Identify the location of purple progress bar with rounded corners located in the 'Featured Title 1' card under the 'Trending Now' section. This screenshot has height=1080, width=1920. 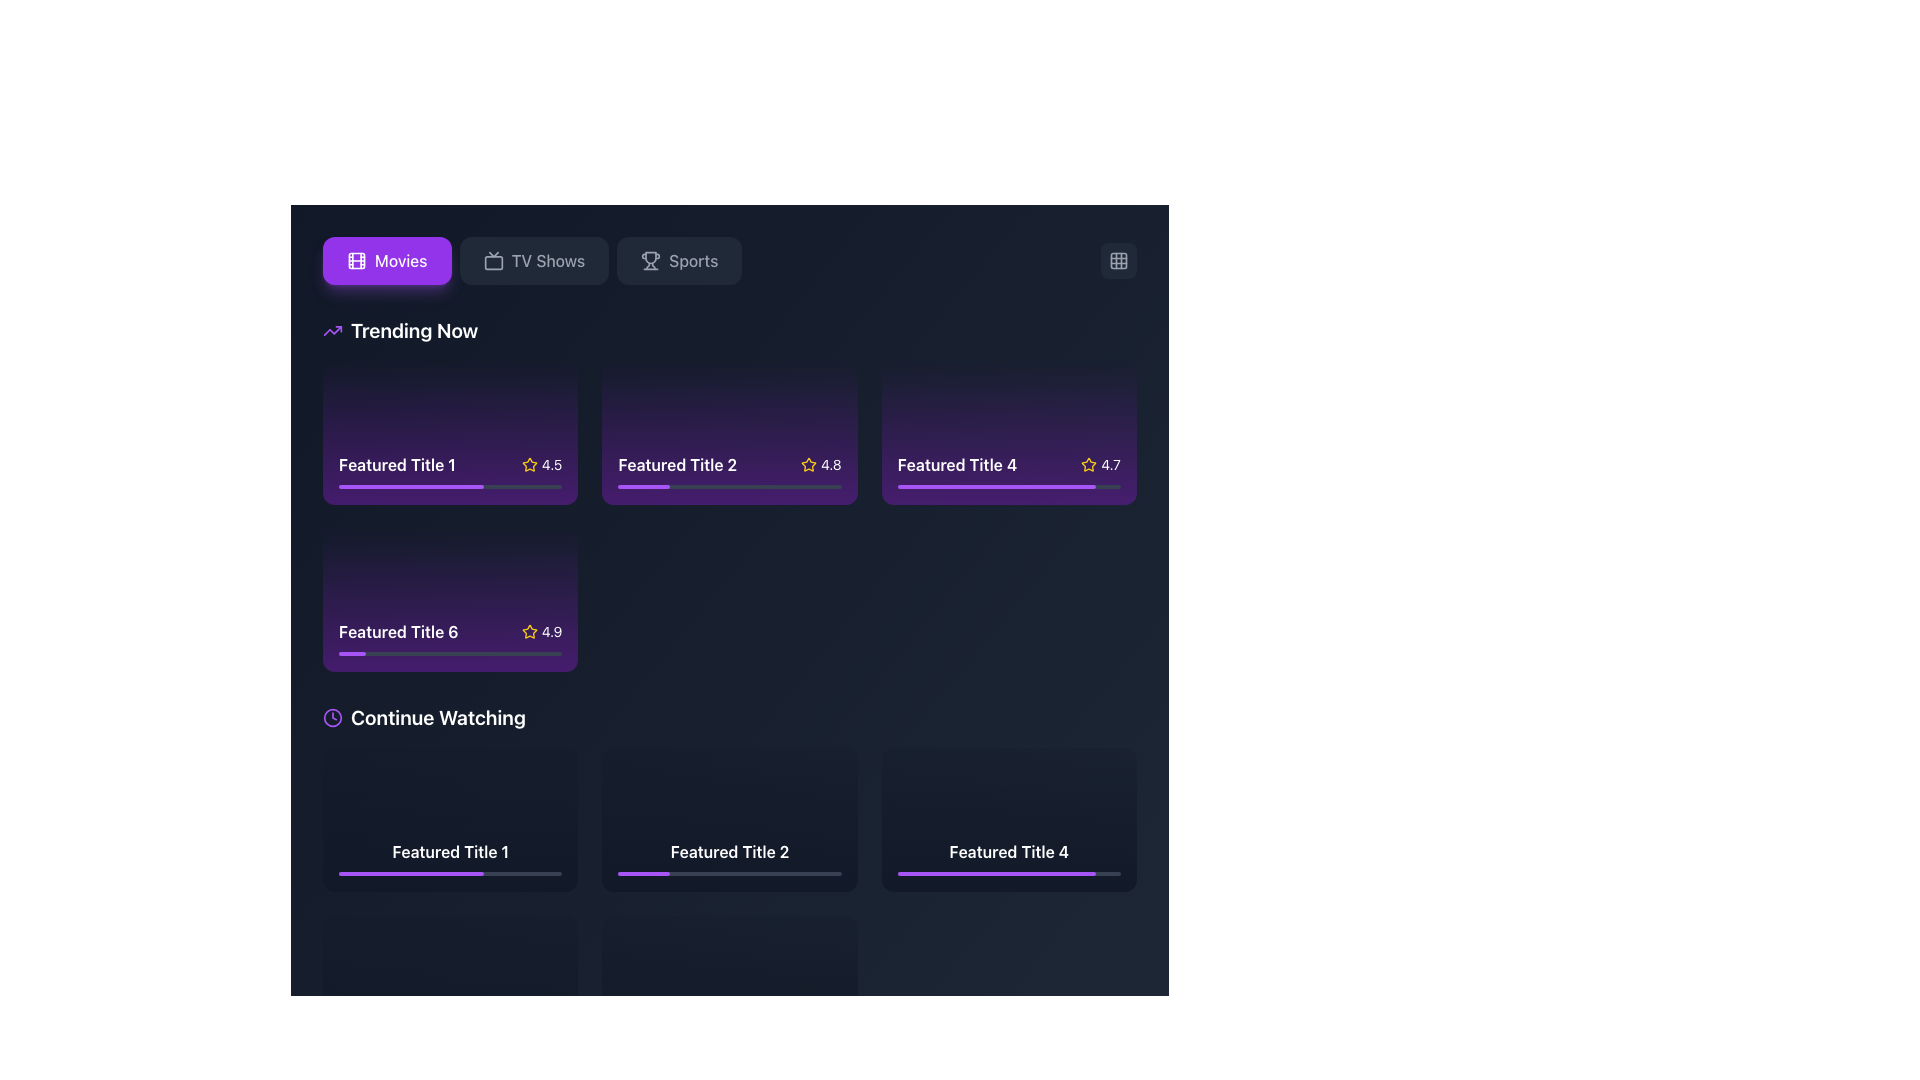
(410, 486).